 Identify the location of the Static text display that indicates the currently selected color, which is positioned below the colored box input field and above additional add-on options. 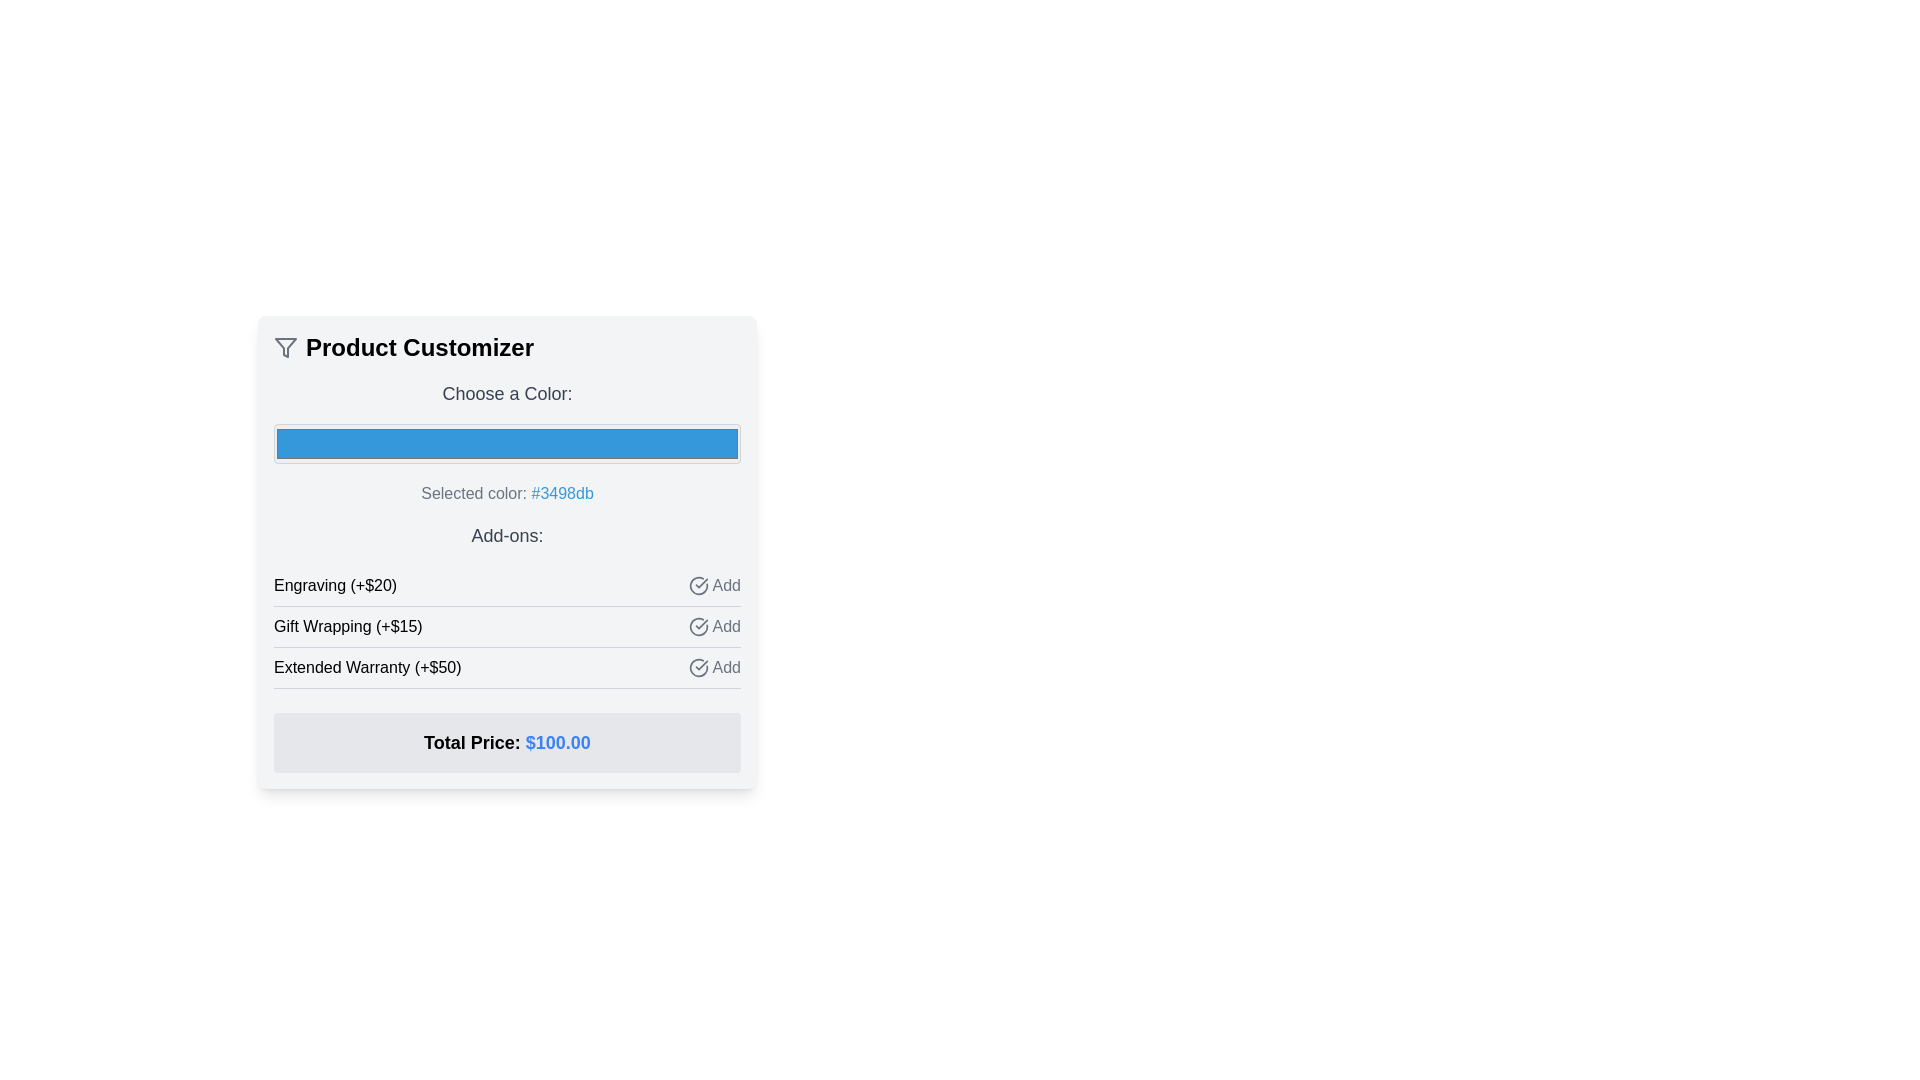
(507, 493).